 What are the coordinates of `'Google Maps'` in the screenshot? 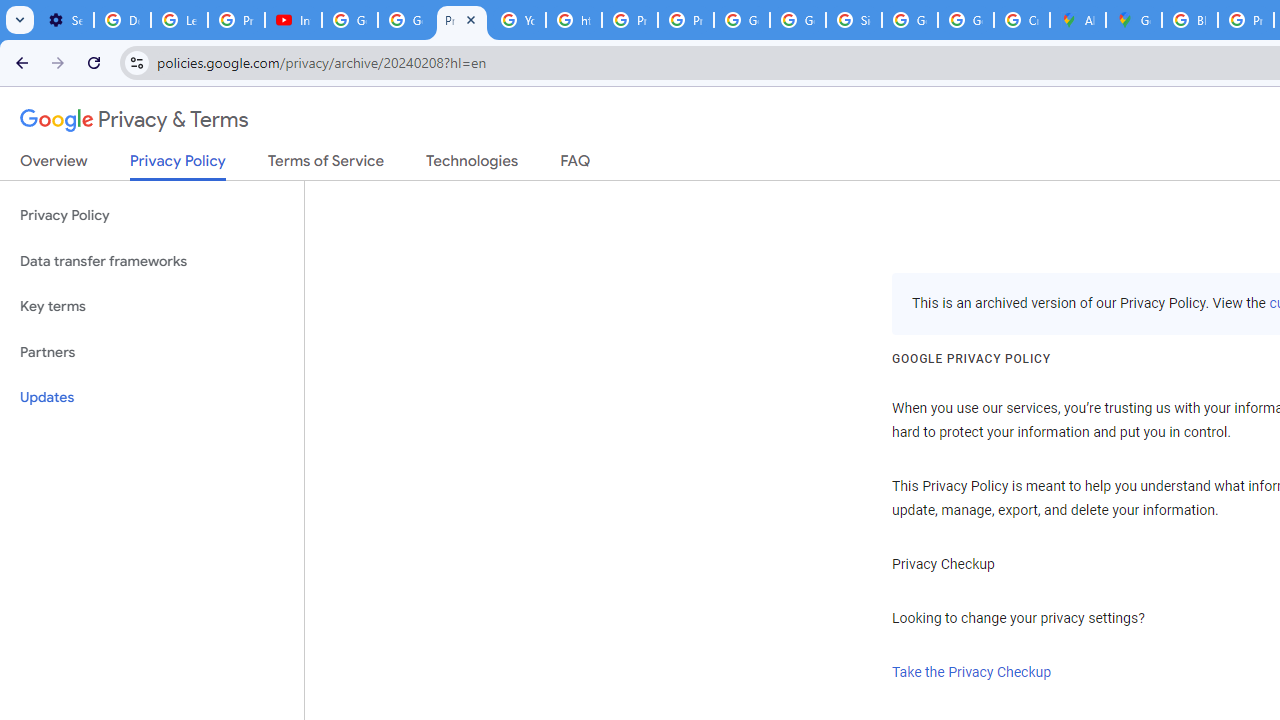 It's located at (1134, 20).